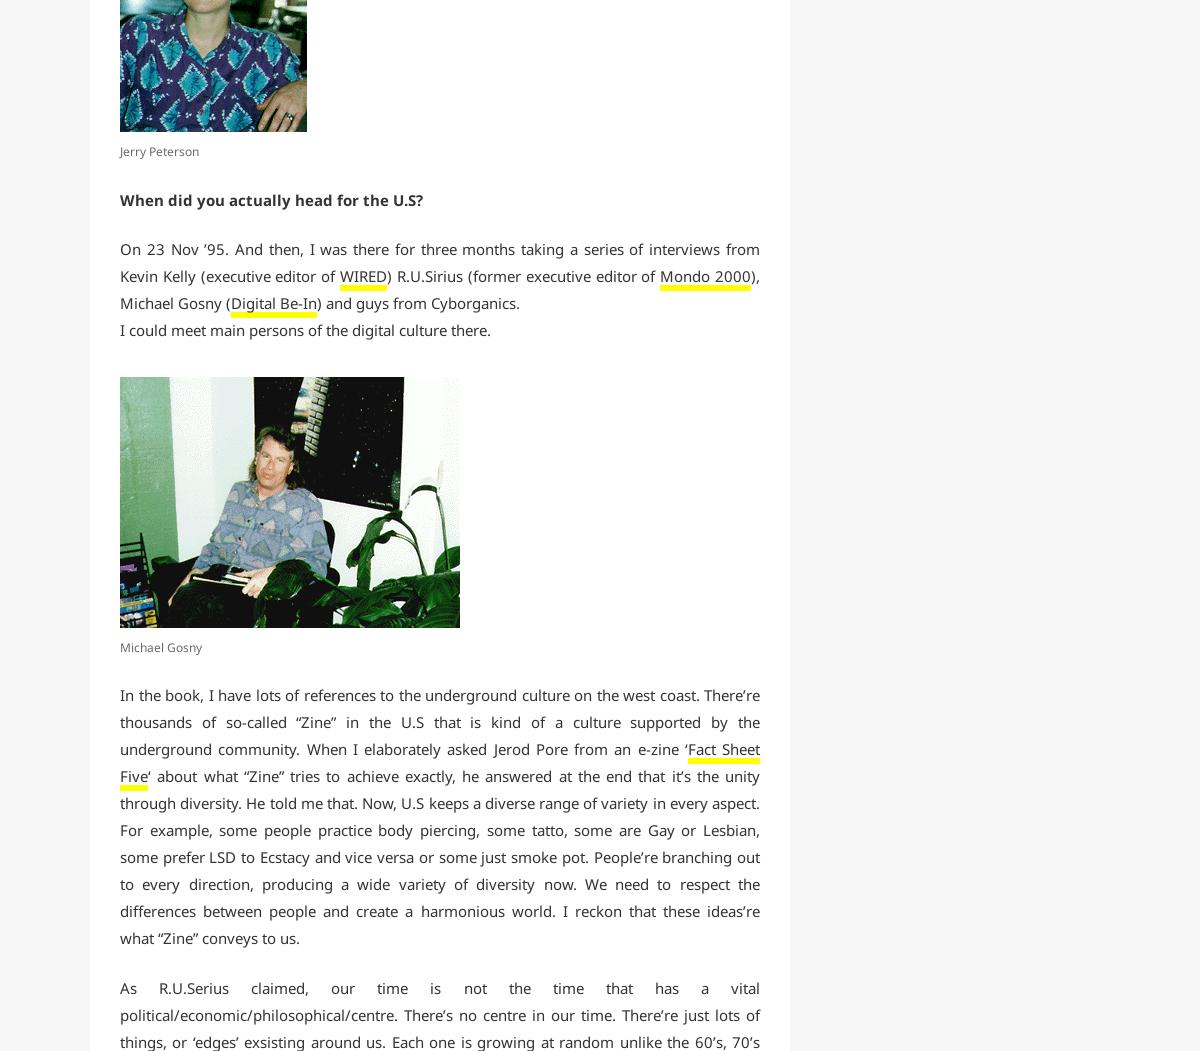  I want to click on 'WIRED', so click(363, 275).